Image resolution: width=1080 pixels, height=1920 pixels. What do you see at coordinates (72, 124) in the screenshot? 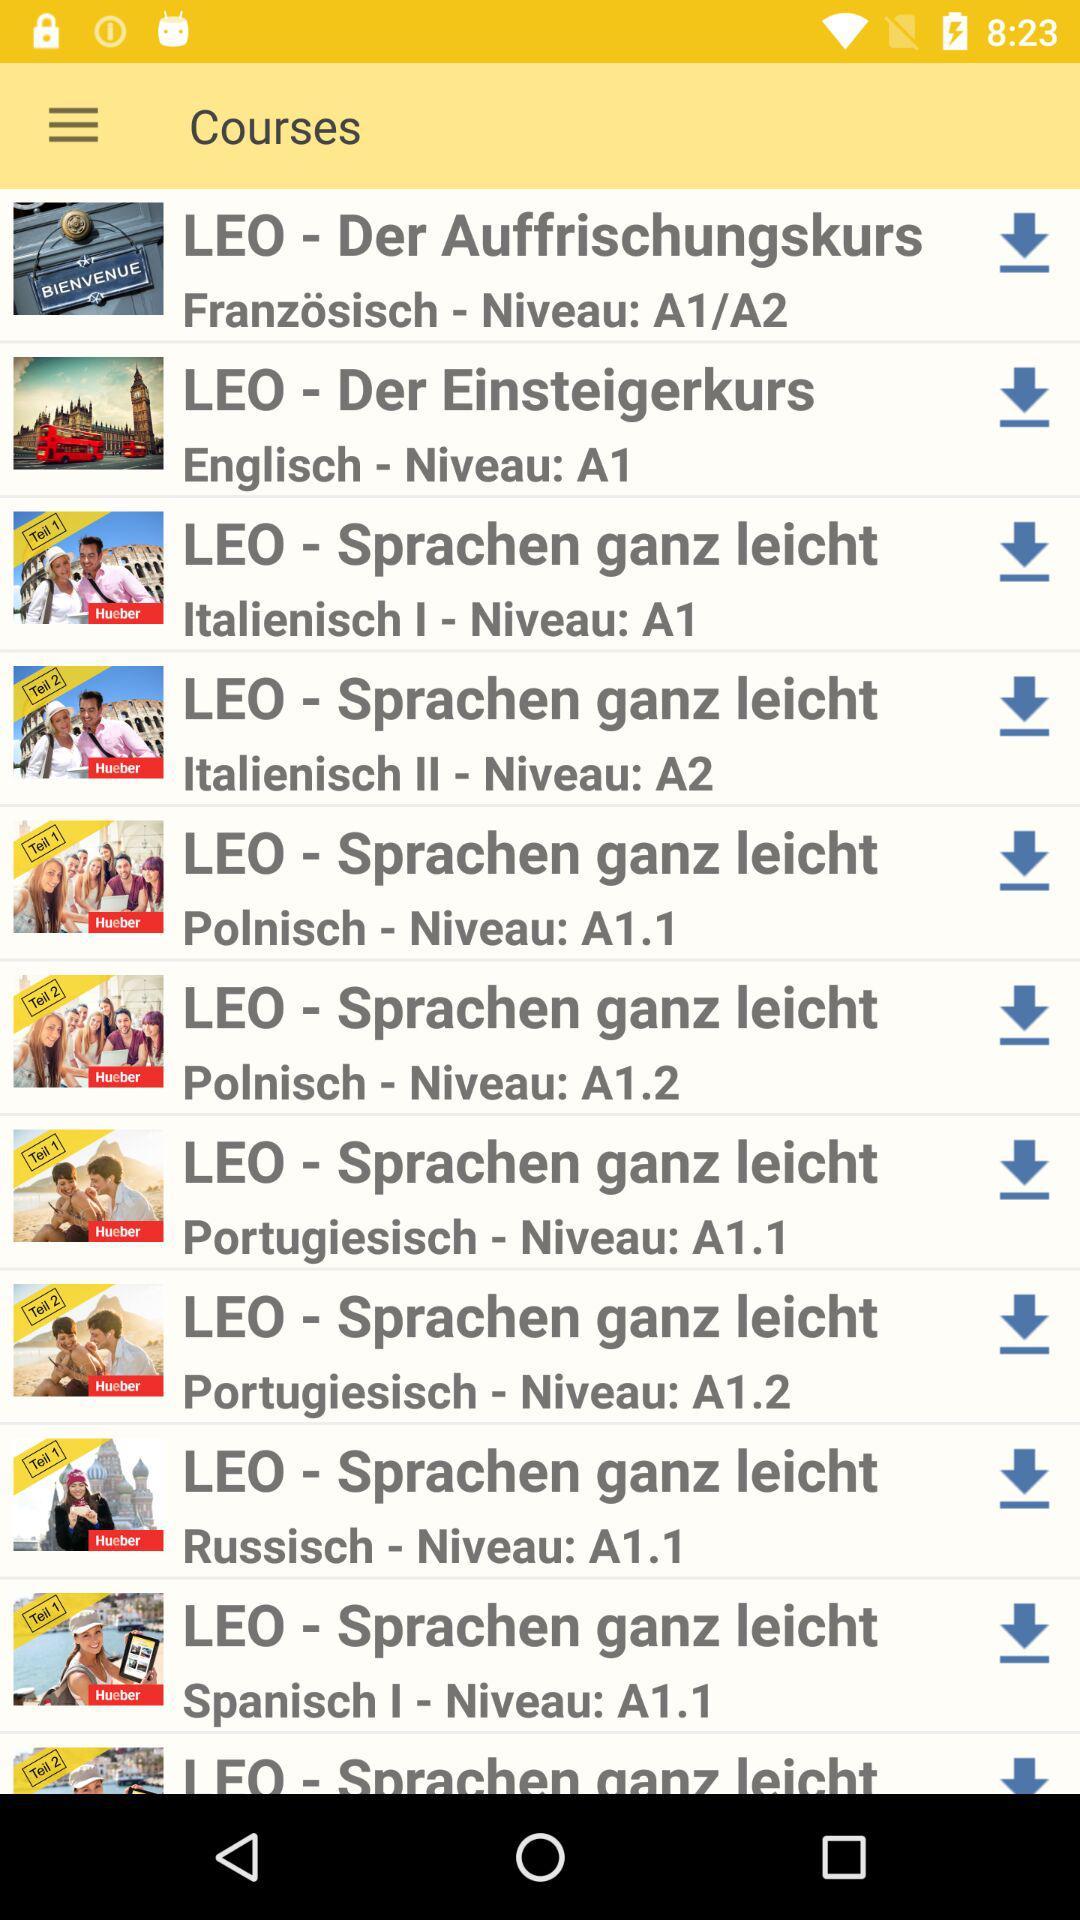
I see `the icon to the left of leo - der auffrischungskurs icon` at bounding box center [72, 124].